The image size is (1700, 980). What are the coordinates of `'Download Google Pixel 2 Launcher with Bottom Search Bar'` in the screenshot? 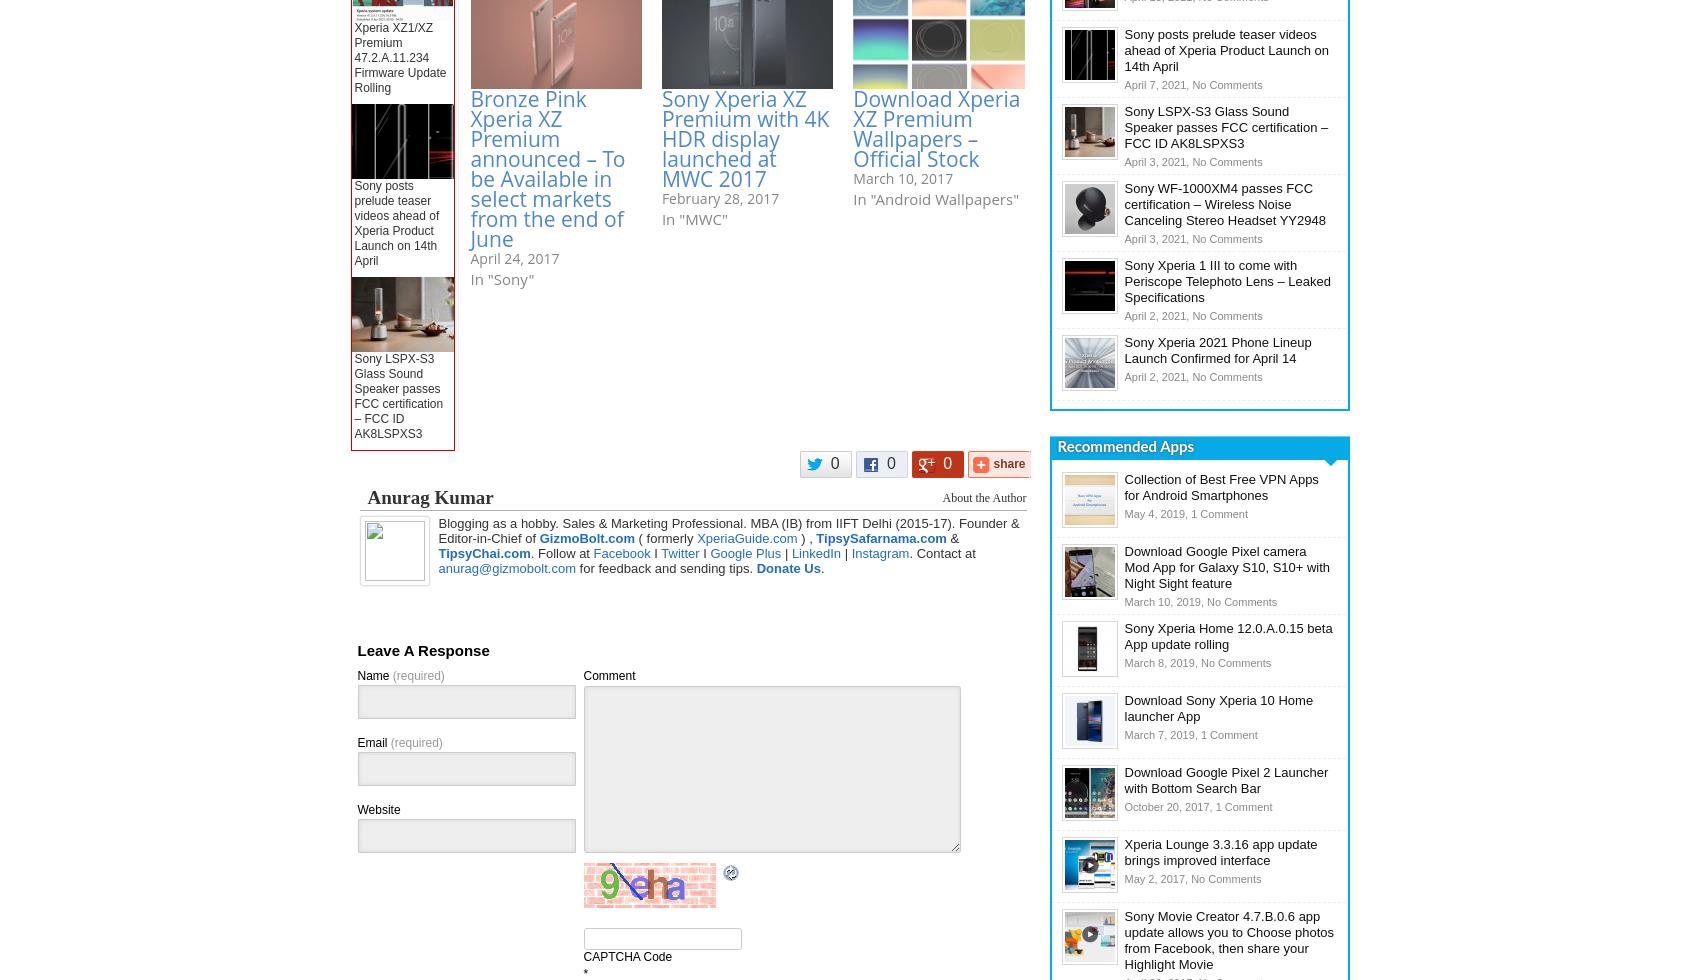 It's located at (1225, 780).